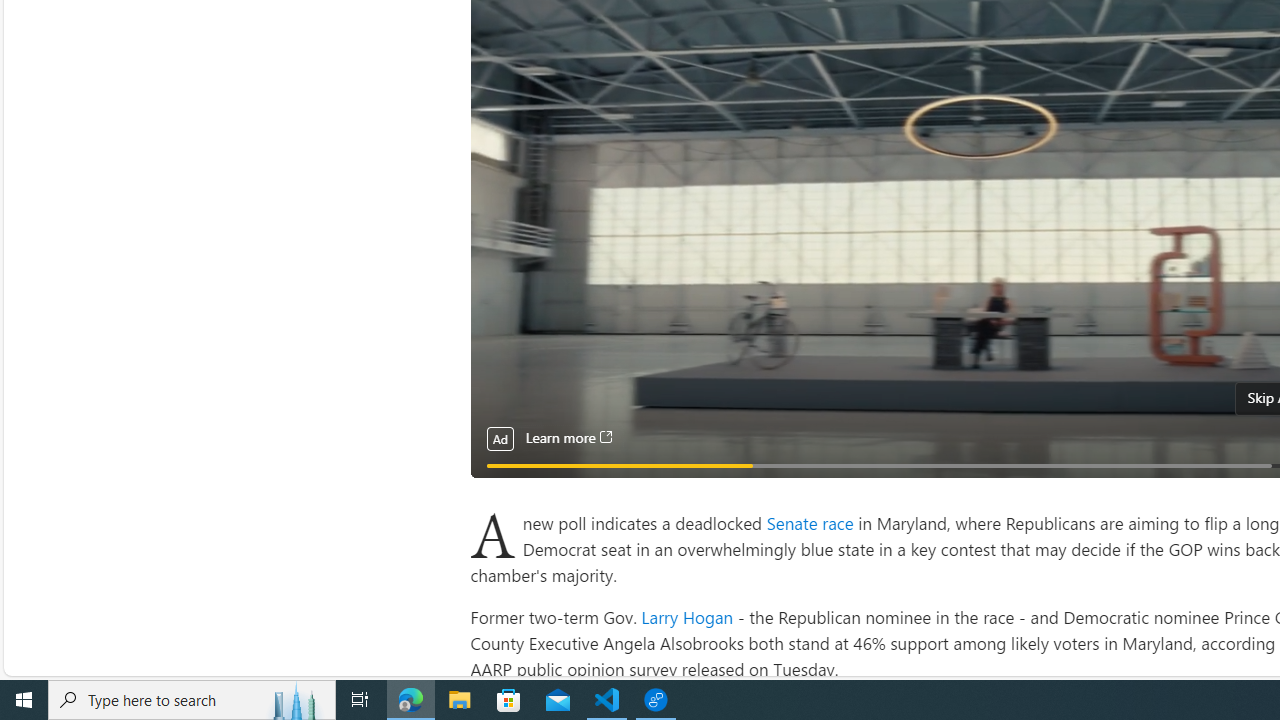 Image resolution: width=1280 pixels, height=720 pixels. I want to click on 'Senate race ', so click(812, 521).